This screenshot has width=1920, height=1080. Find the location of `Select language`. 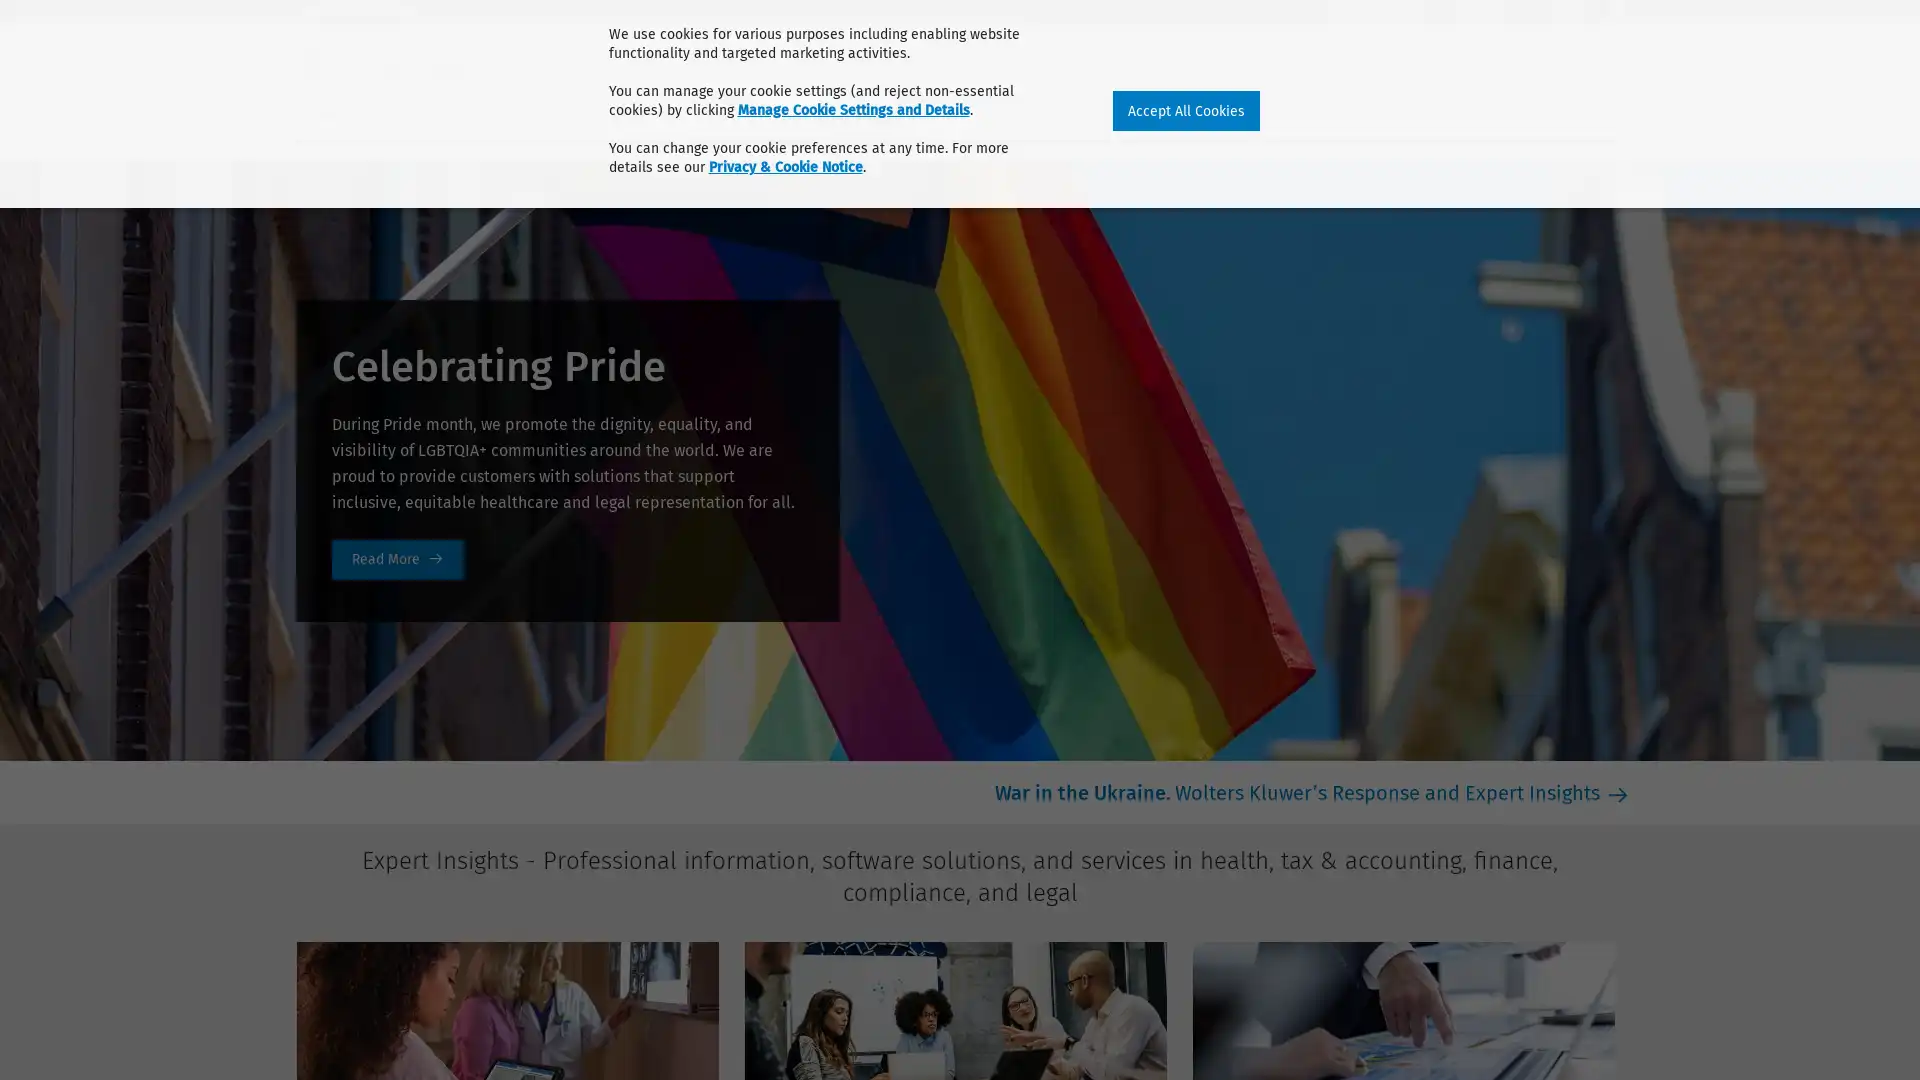

Select language is located at coordinates (1616, 11).